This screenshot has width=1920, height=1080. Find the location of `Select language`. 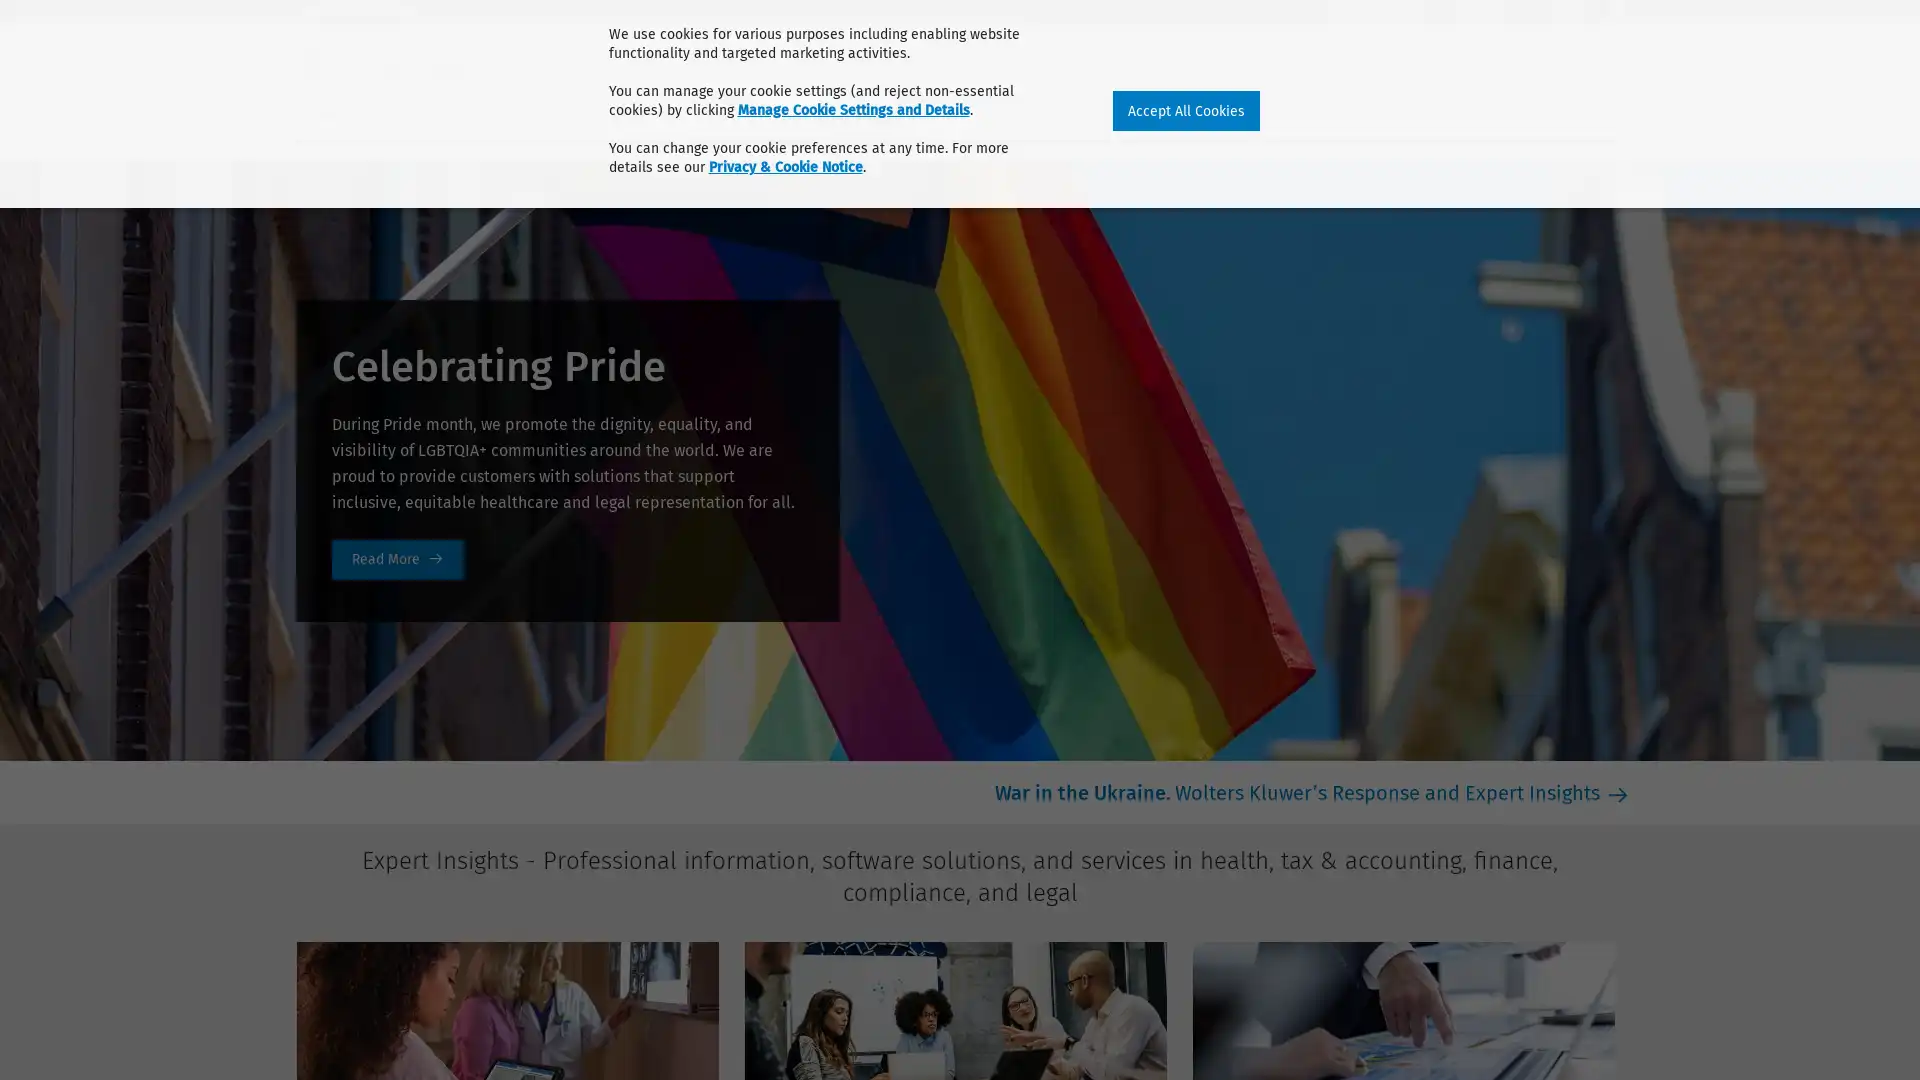

Select language is located at coordinates (1616, 11).